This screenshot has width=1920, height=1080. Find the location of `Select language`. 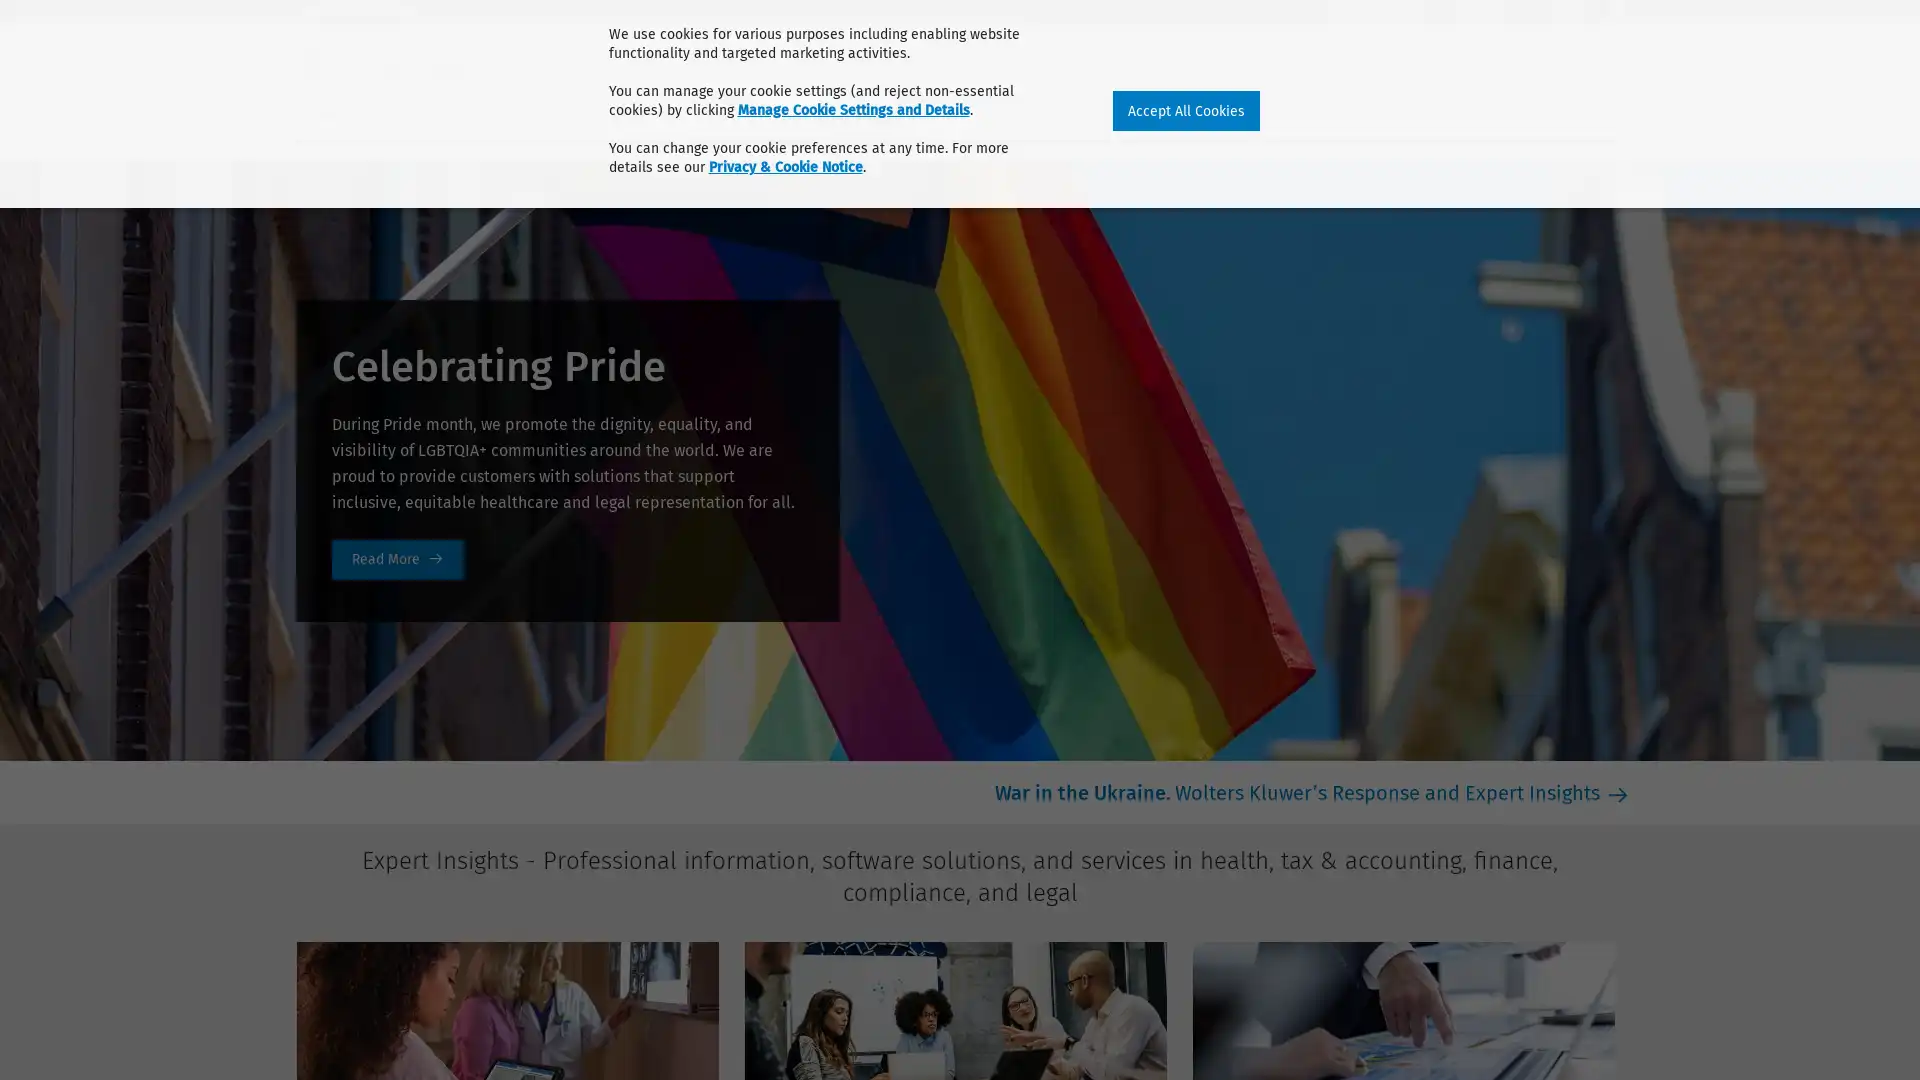

Select language is located at coordinates (1616, 11).